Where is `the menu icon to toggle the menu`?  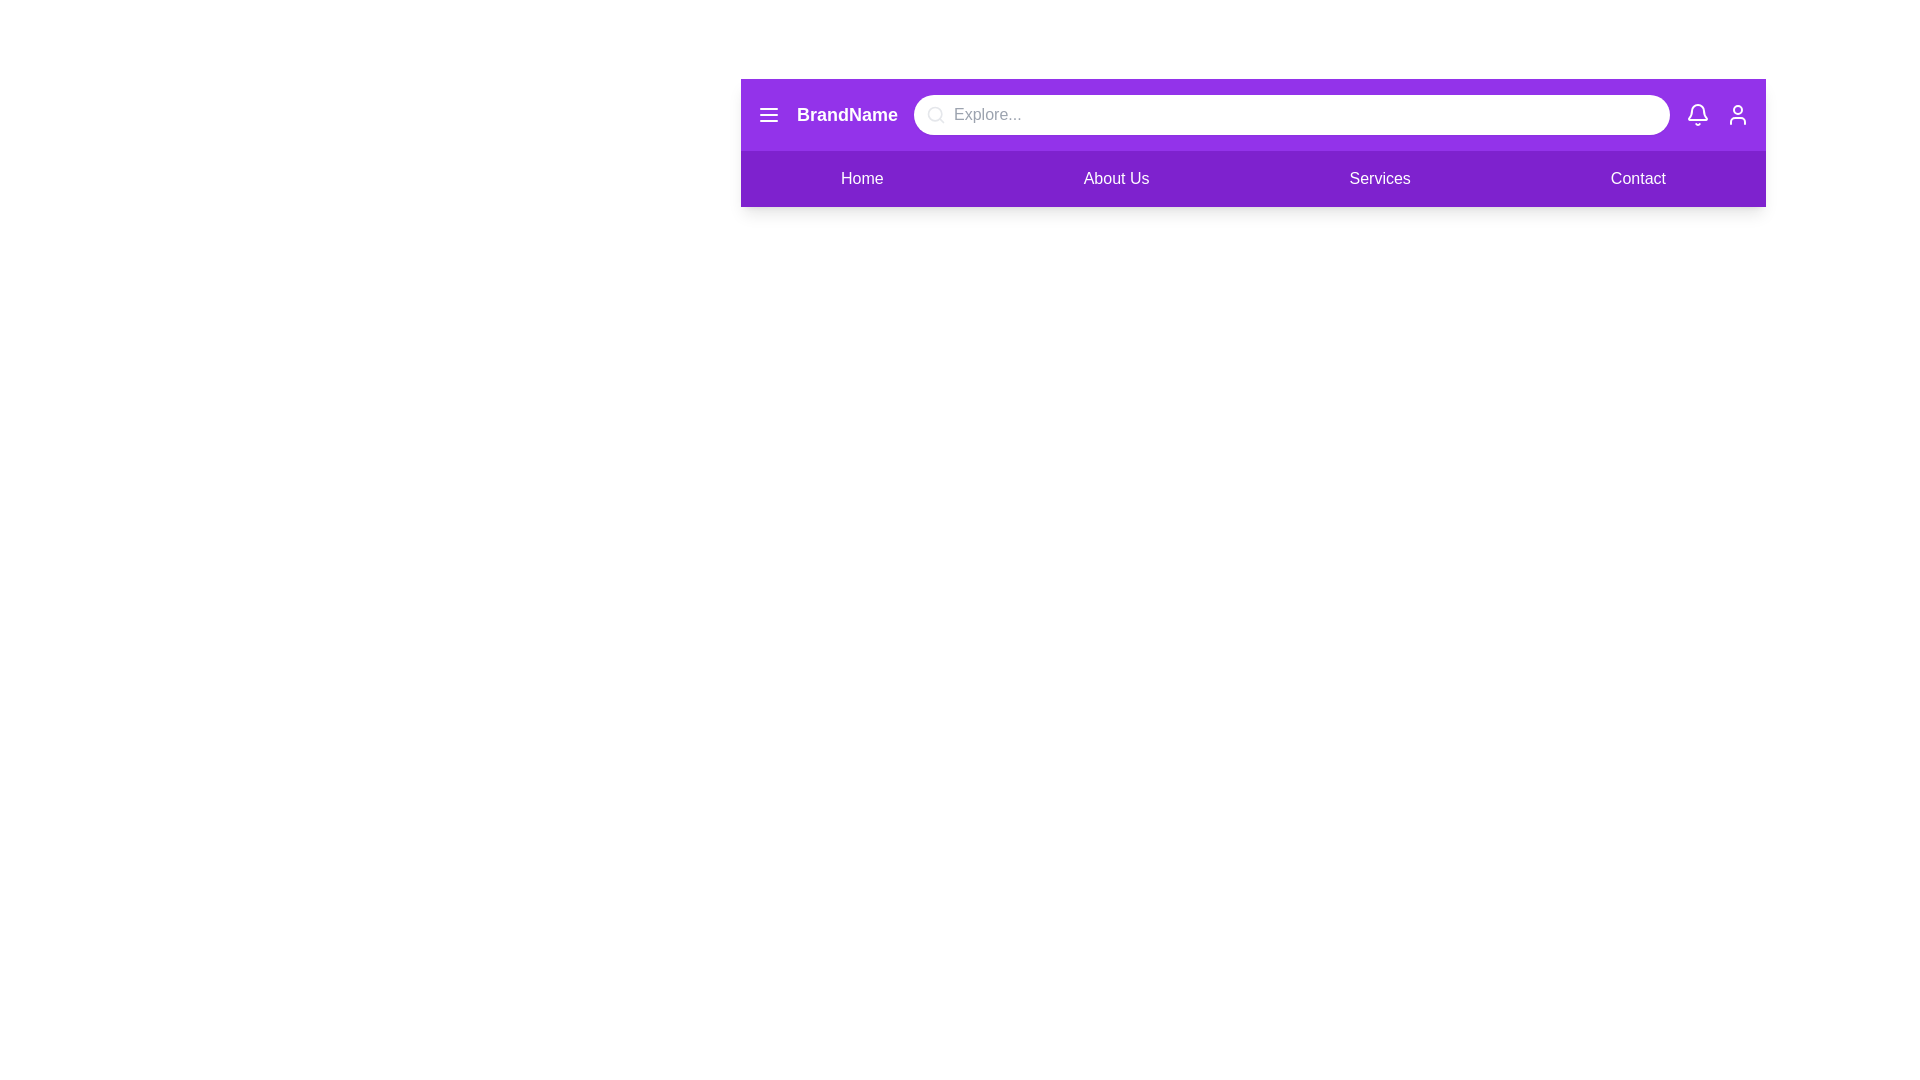 the menu icon to toggle the menu is located at coordinates (767, 115).